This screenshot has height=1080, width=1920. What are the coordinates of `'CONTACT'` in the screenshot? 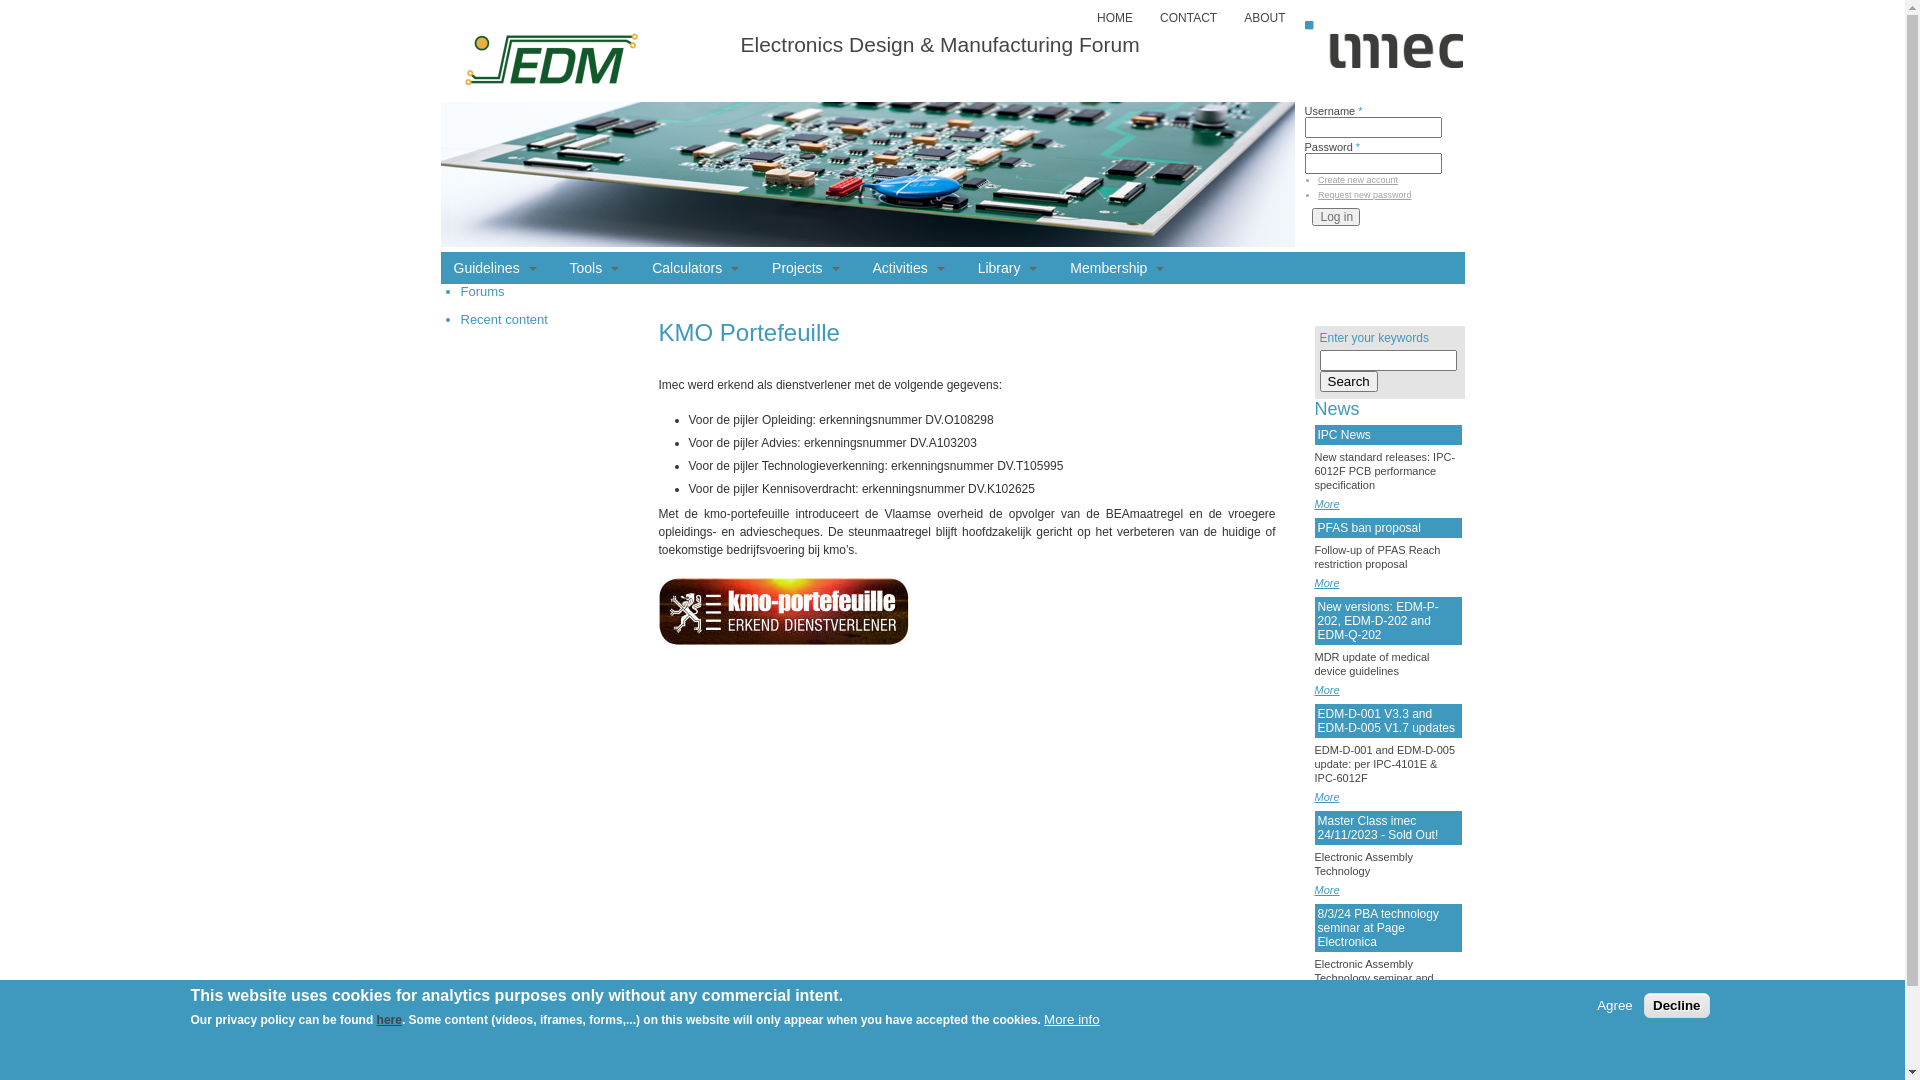 It's located at (1188, 18).